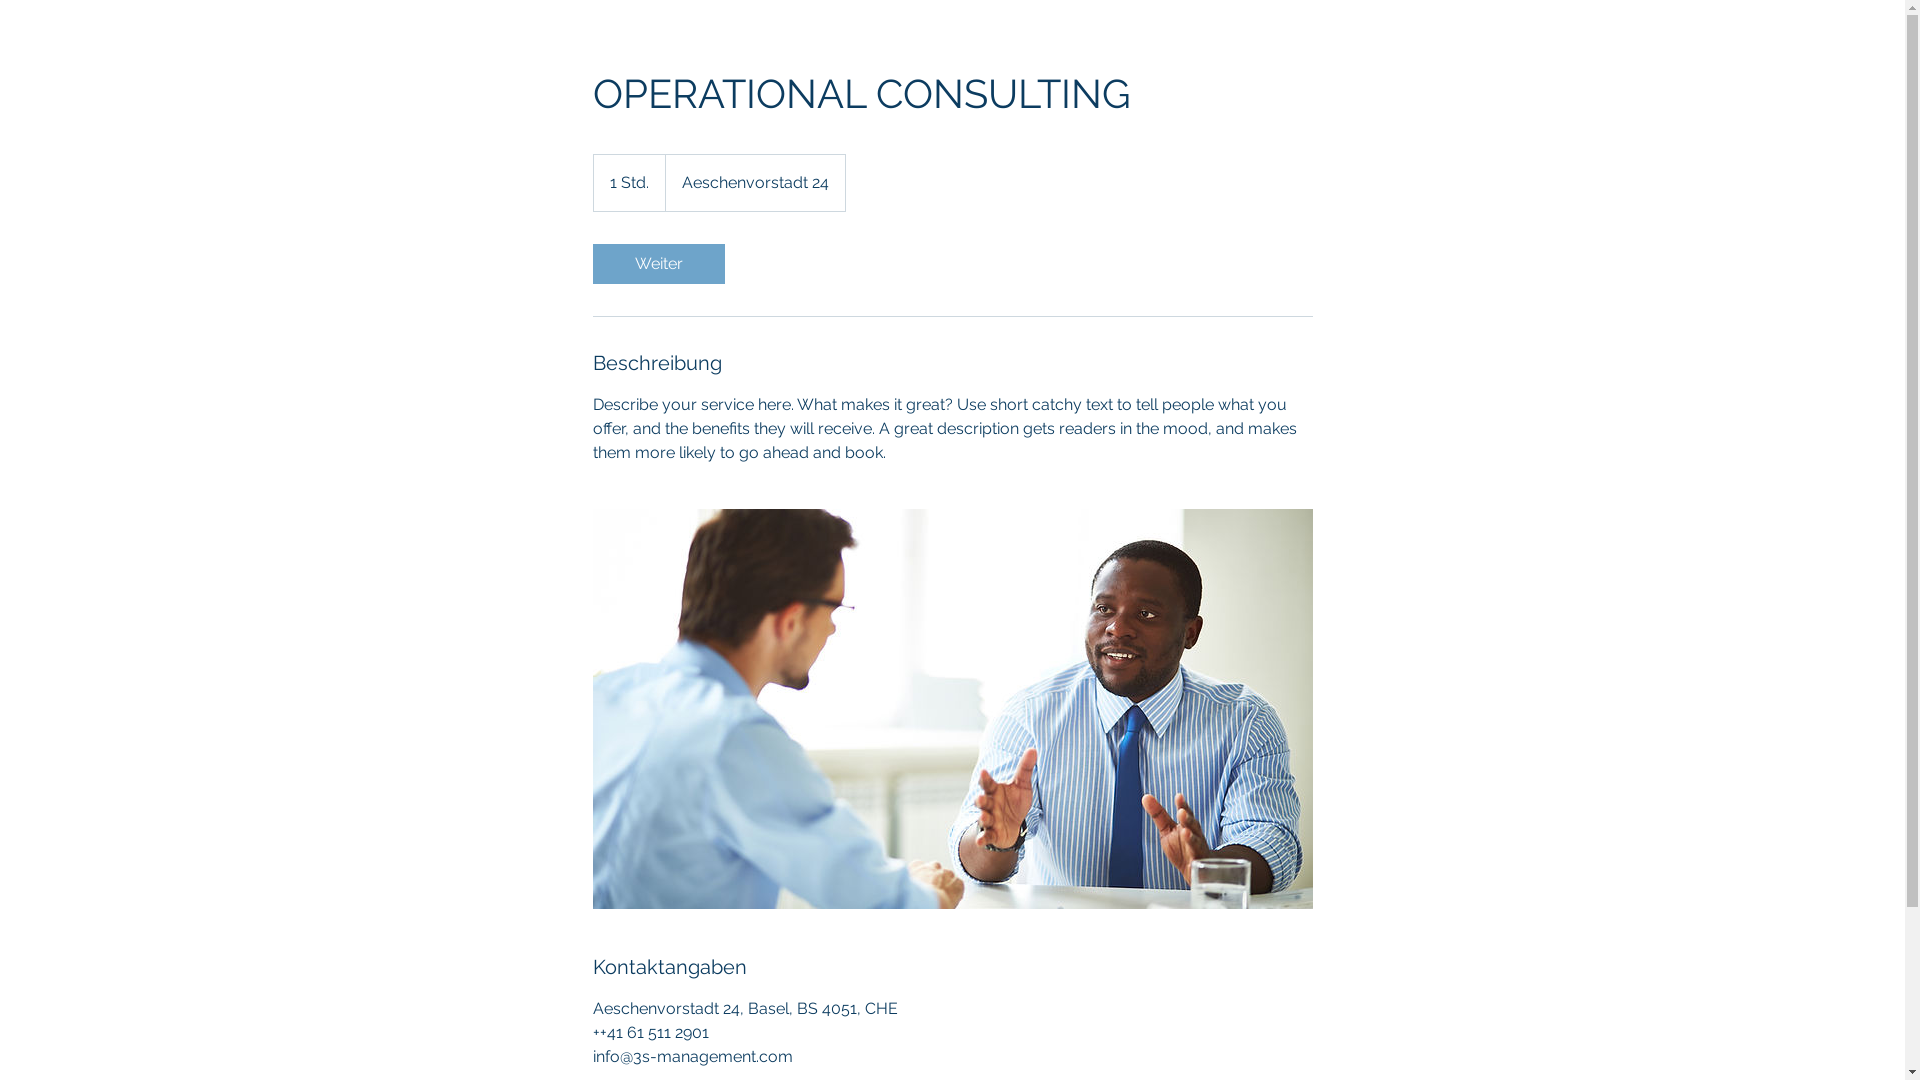  I want to click on 'Weiter', so click(590, 262).